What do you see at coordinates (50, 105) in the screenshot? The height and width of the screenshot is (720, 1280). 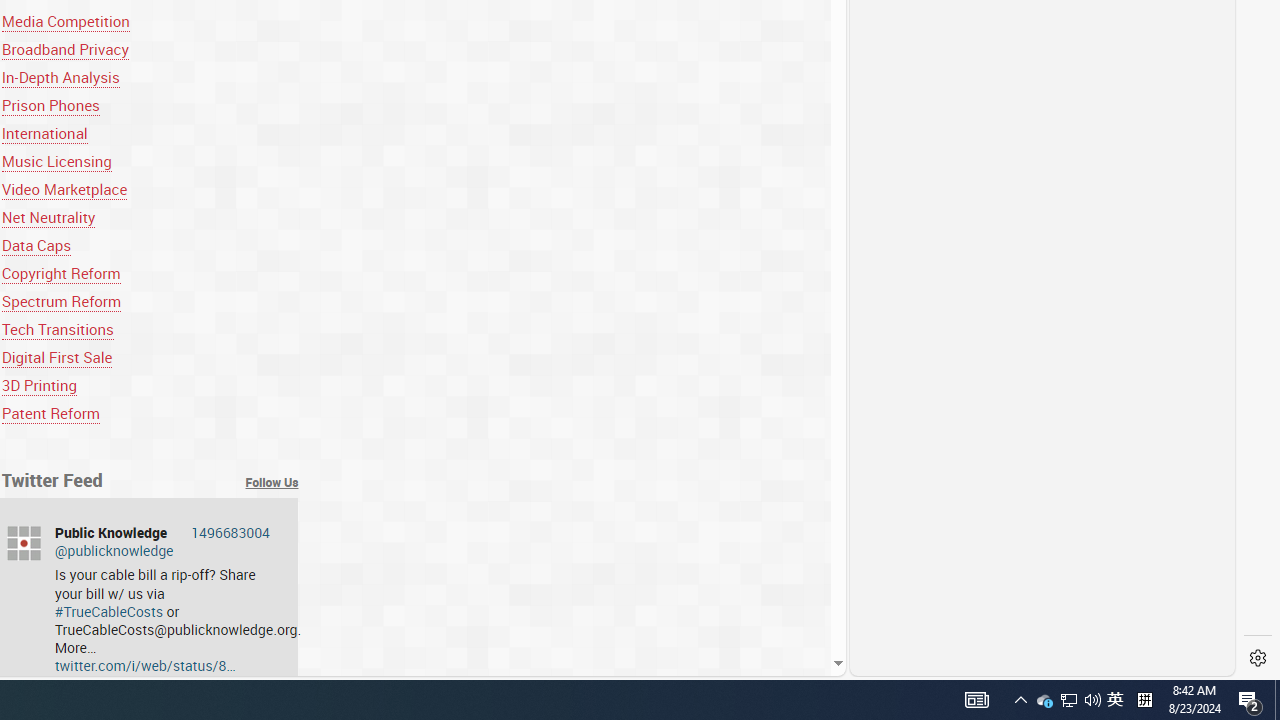 I see `'Prison Phones'` at bounding box center [50, 105].